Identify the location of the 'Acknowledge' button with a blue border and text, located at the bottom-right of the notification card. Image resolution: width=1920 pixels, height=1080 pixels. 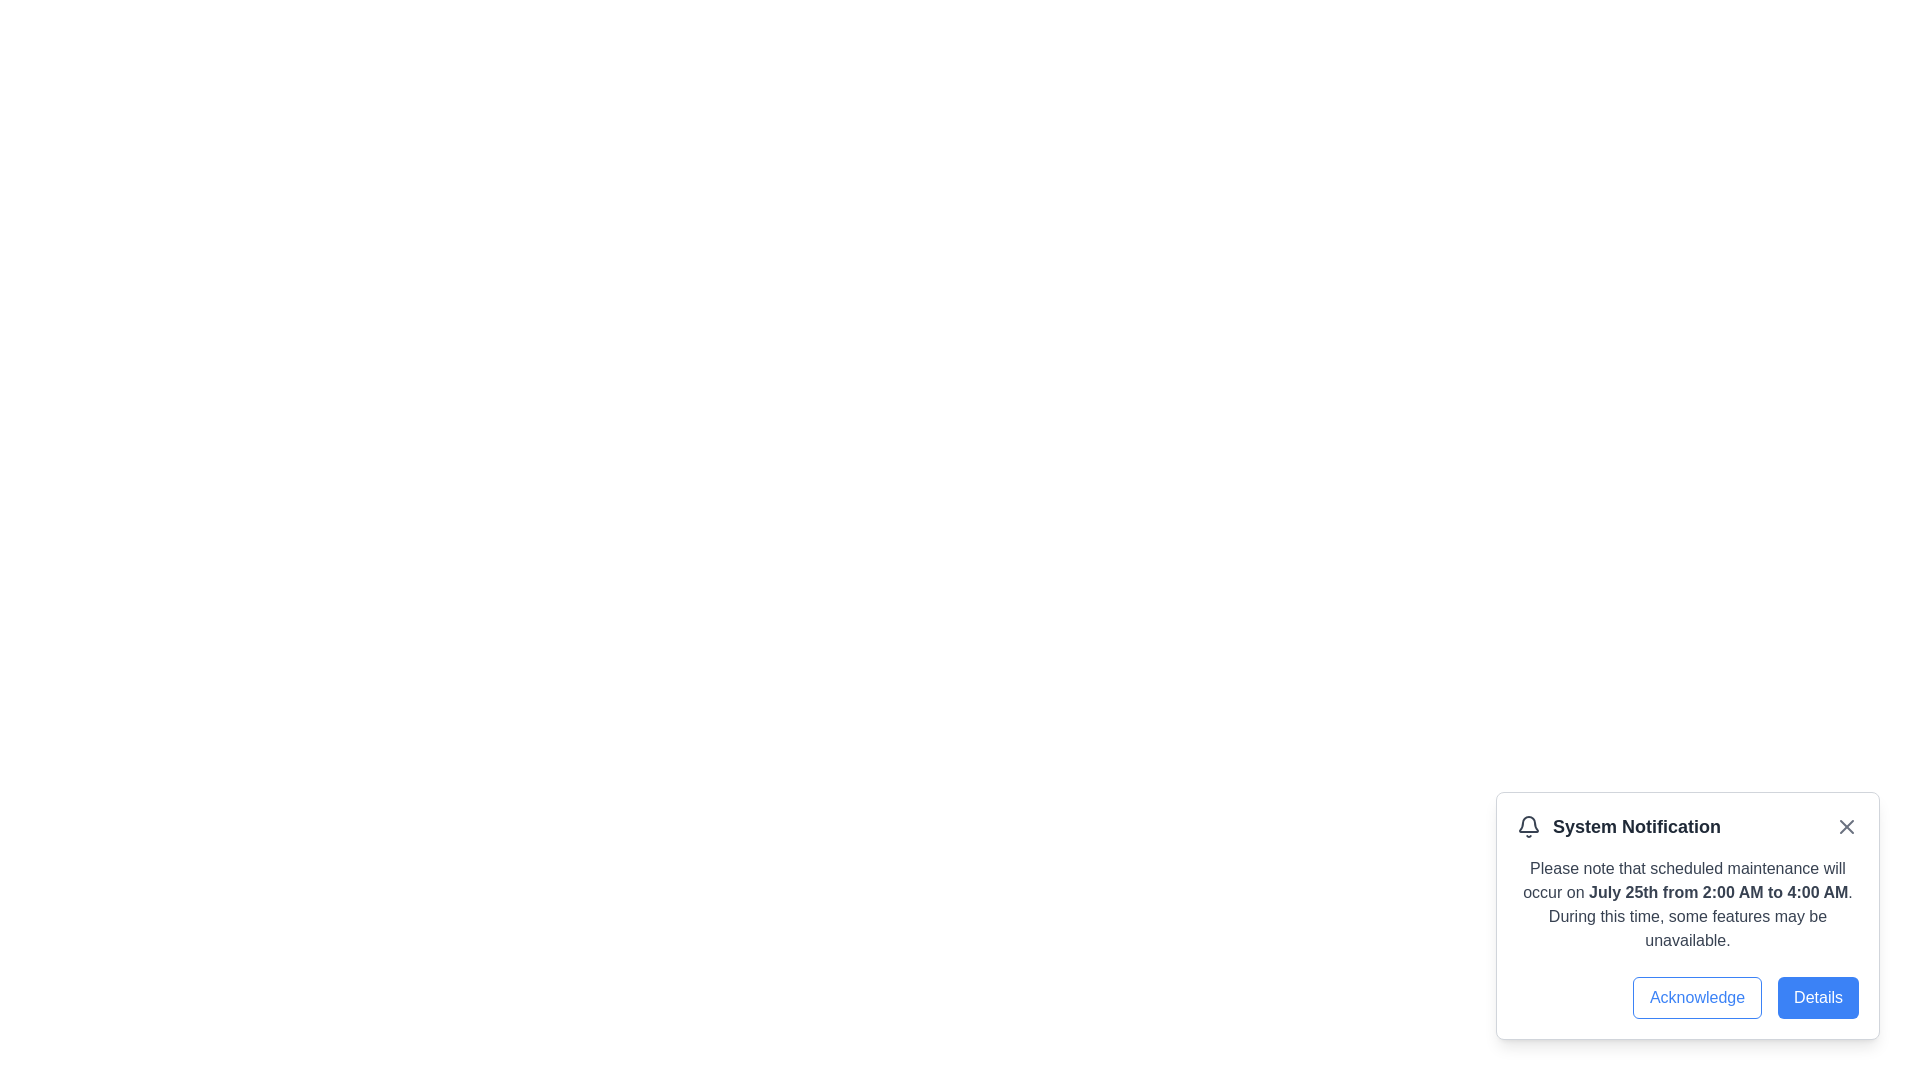
(1696, 998).